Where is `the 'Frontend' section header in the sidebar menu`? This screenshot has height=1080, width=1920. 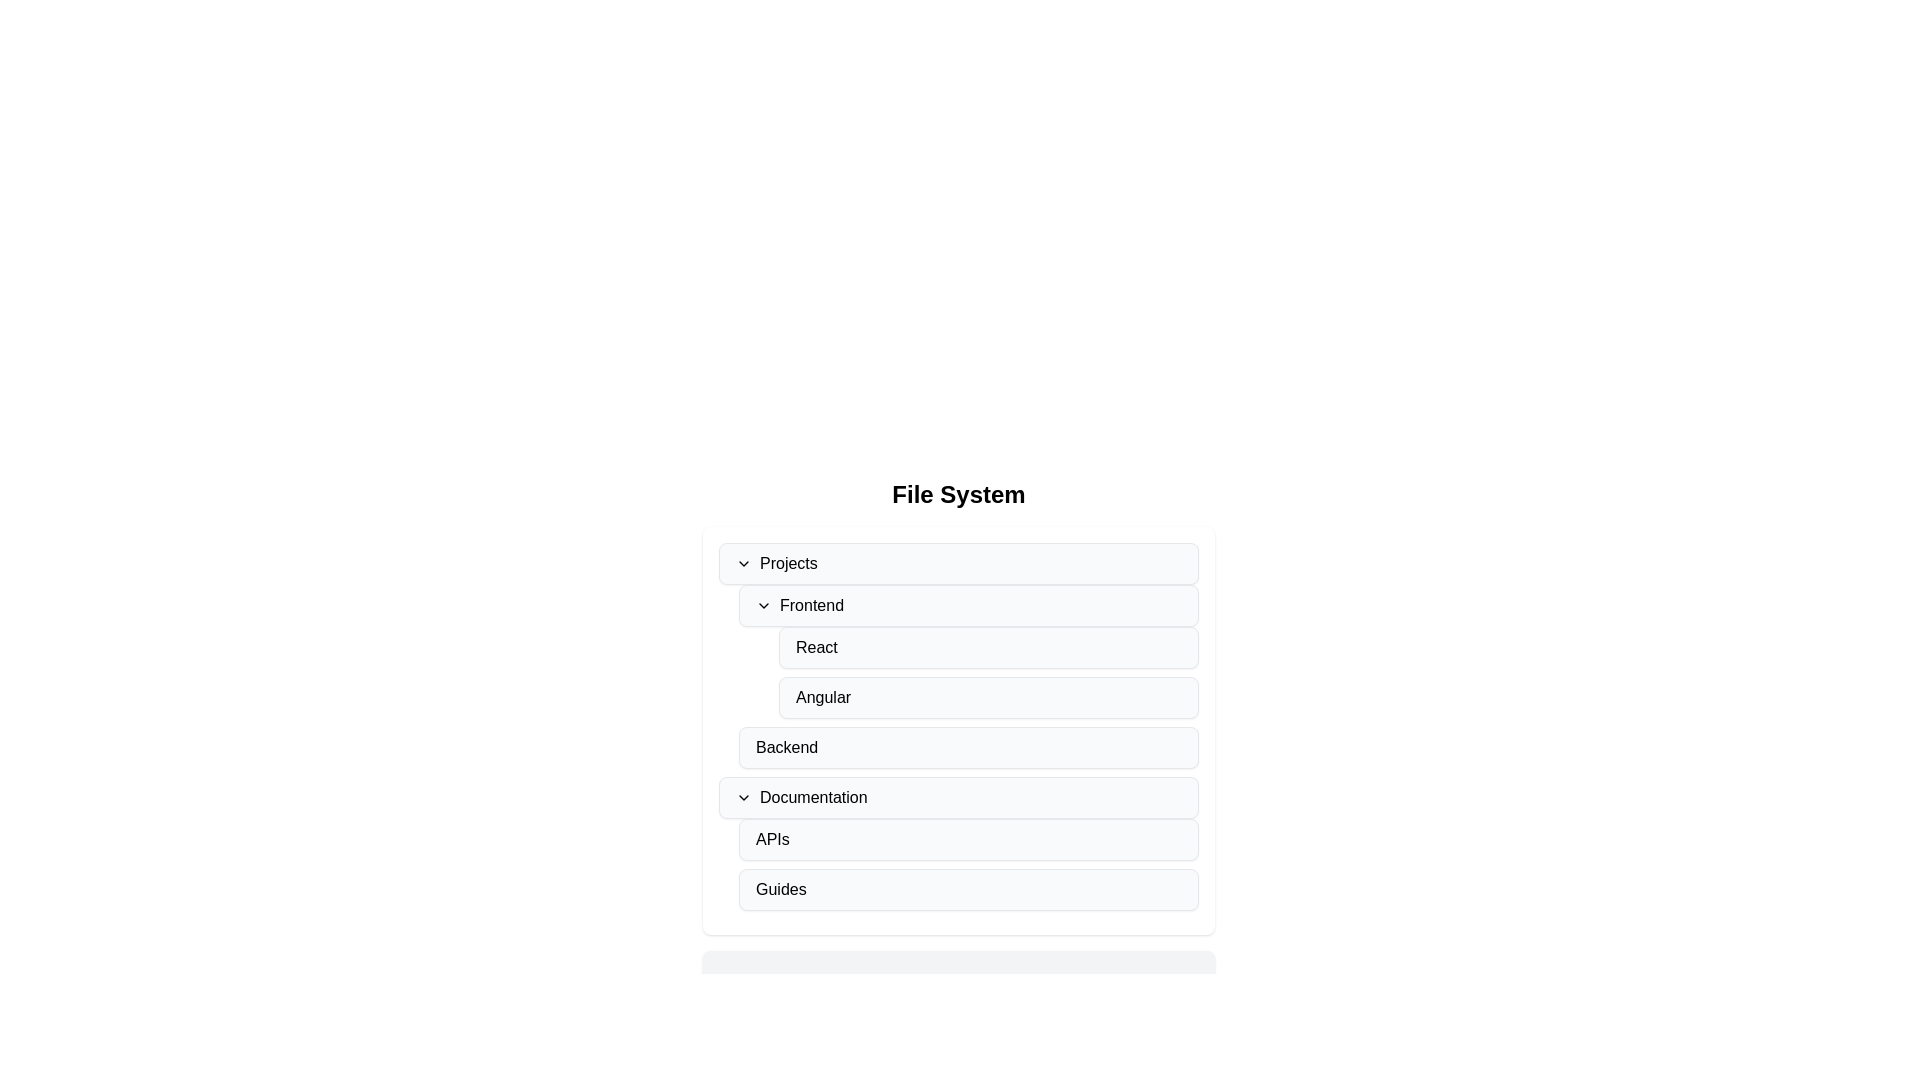 the 'Frontend' section header in the sidebar menu is located at coordinates (800, 604).